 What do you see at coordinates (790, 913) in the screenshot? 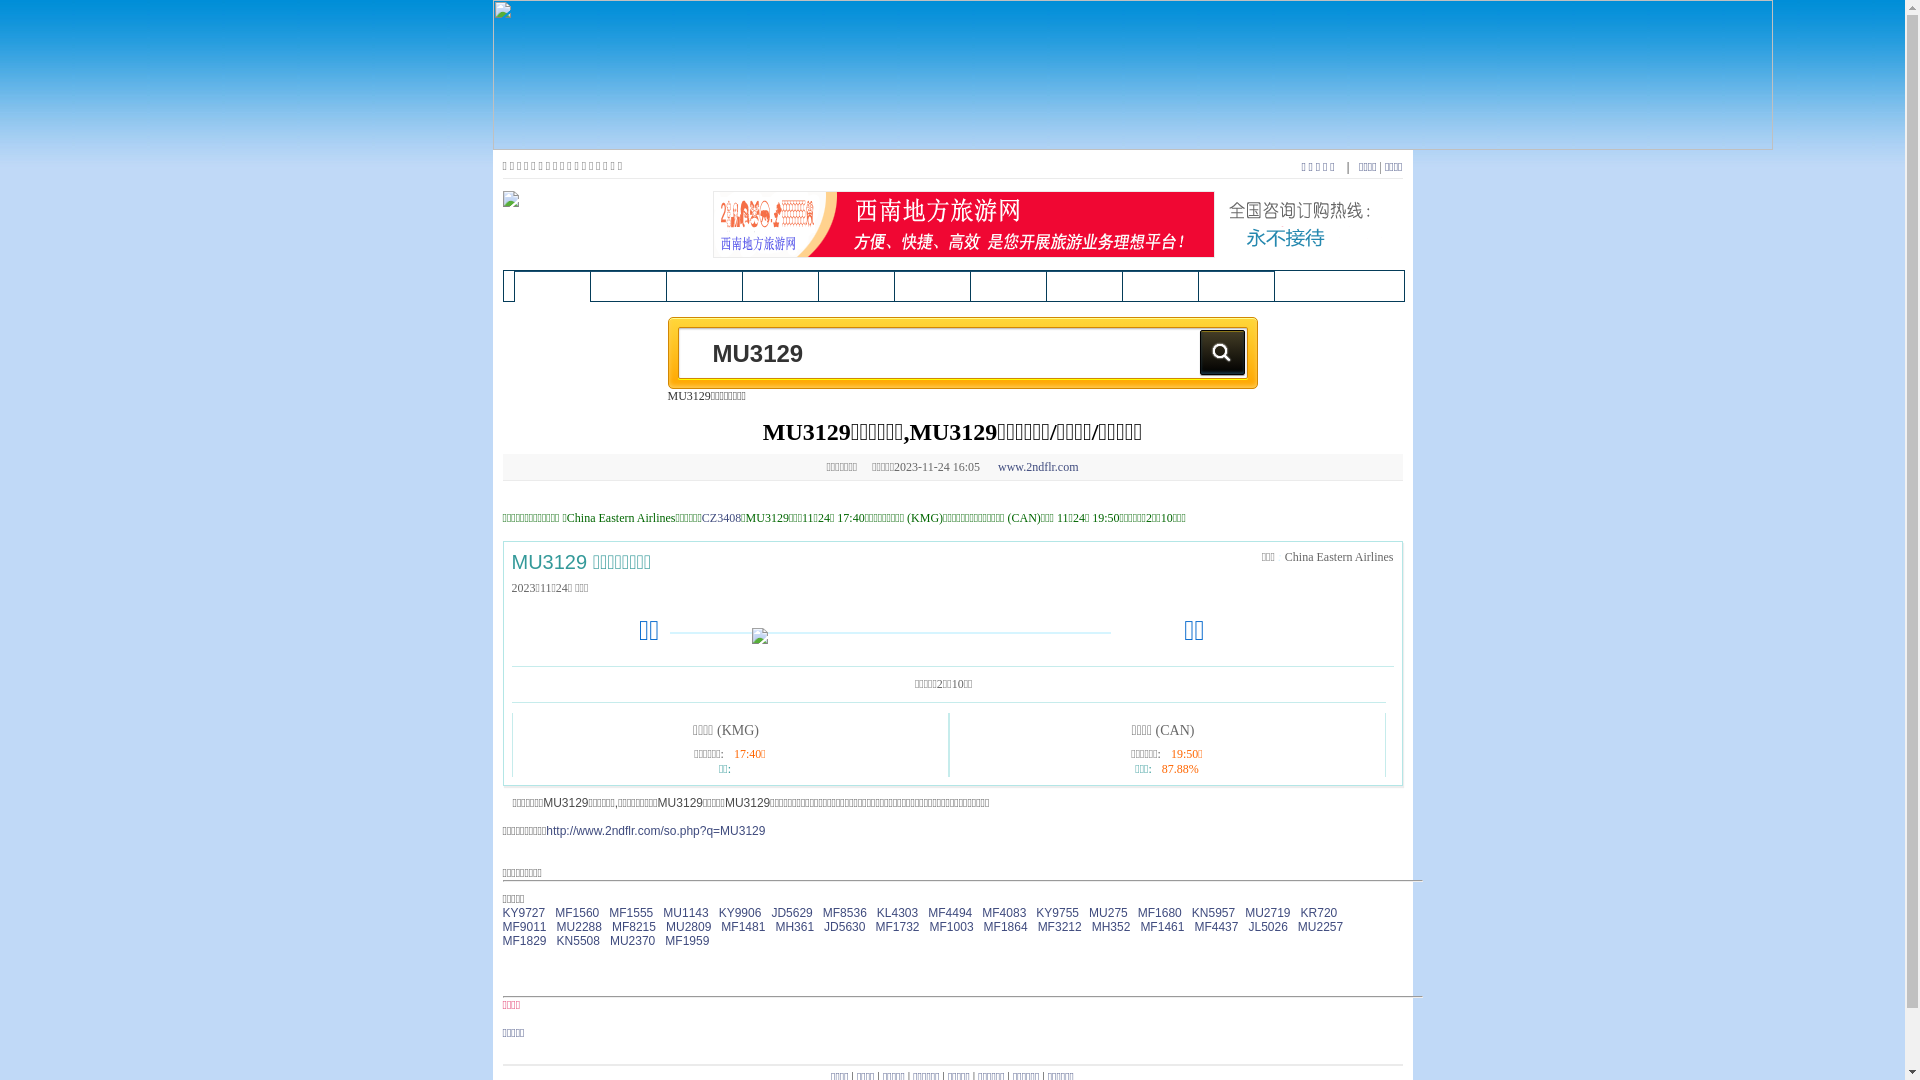
I see `'JD5629'` at bounding box center [790, 913].